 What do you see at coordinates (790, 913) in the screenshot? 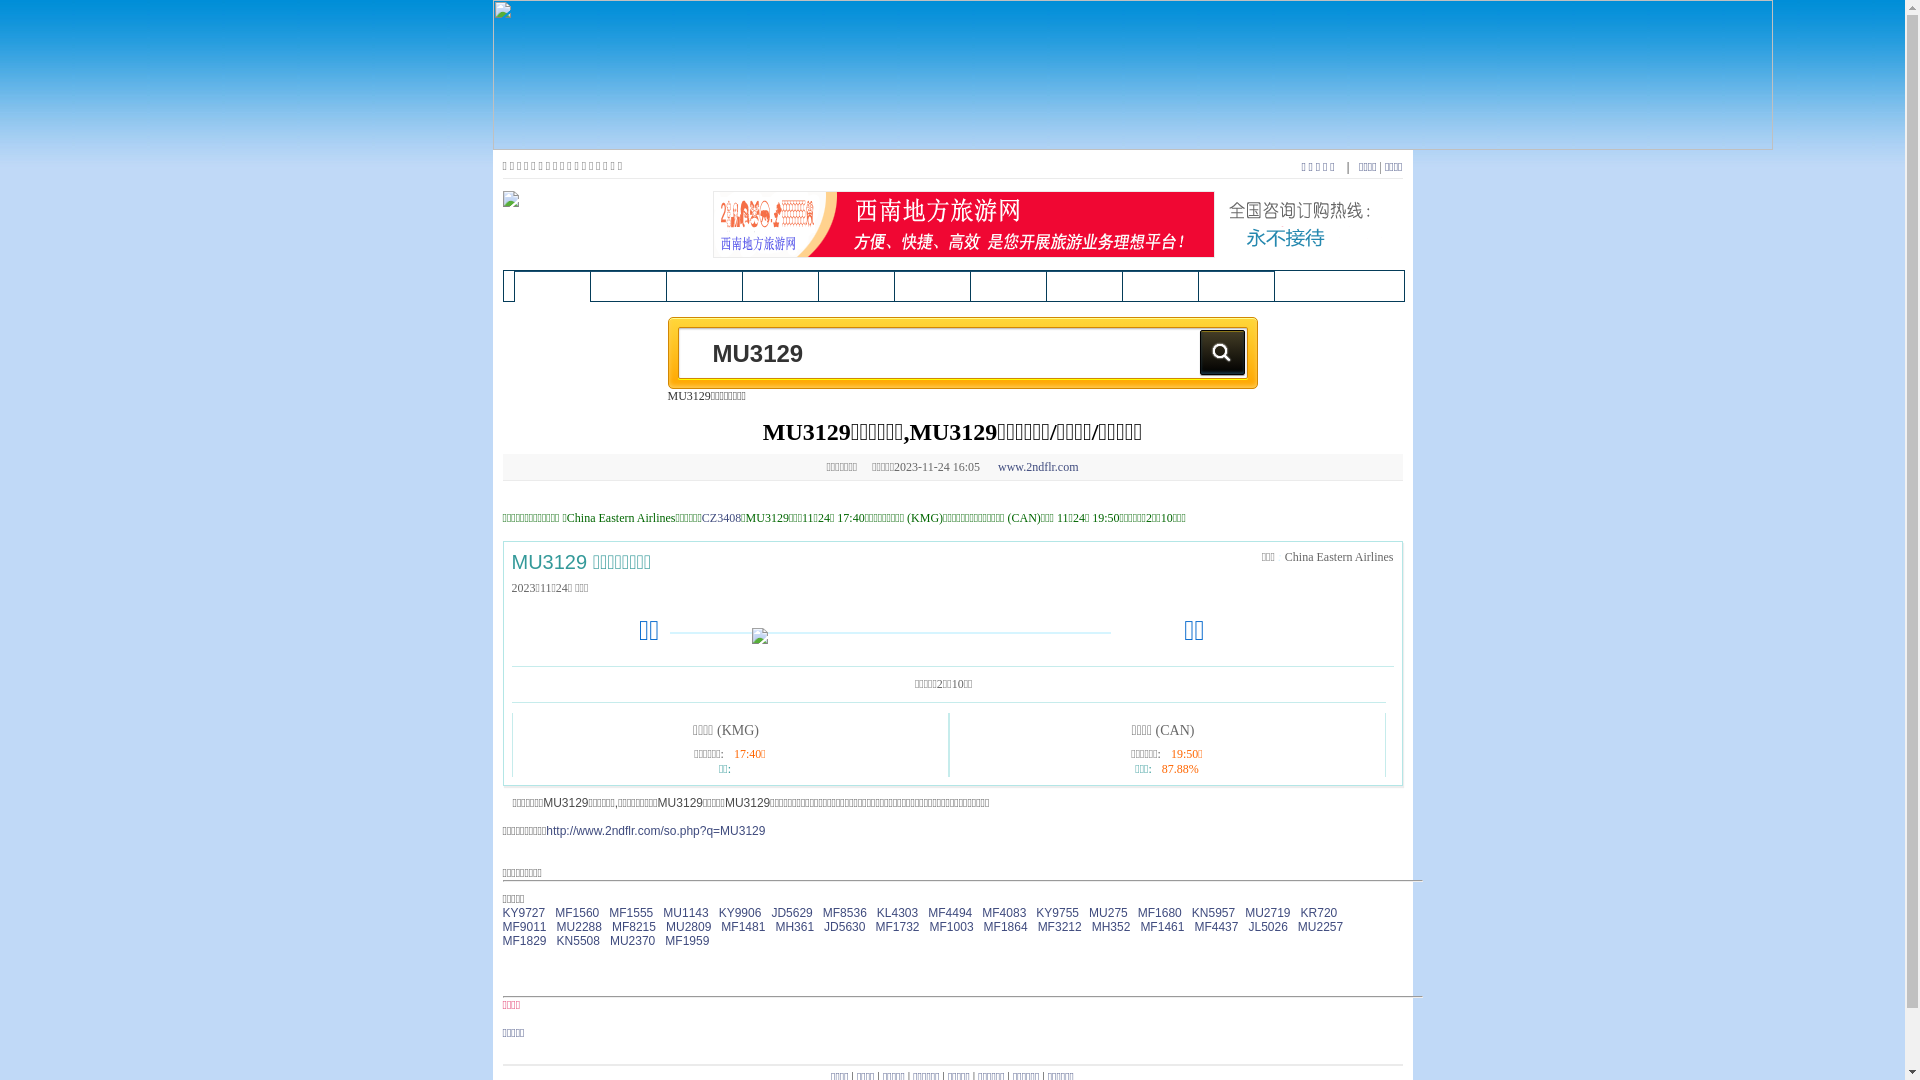
I see `'JD5629'` at bounding box center [790, 913].